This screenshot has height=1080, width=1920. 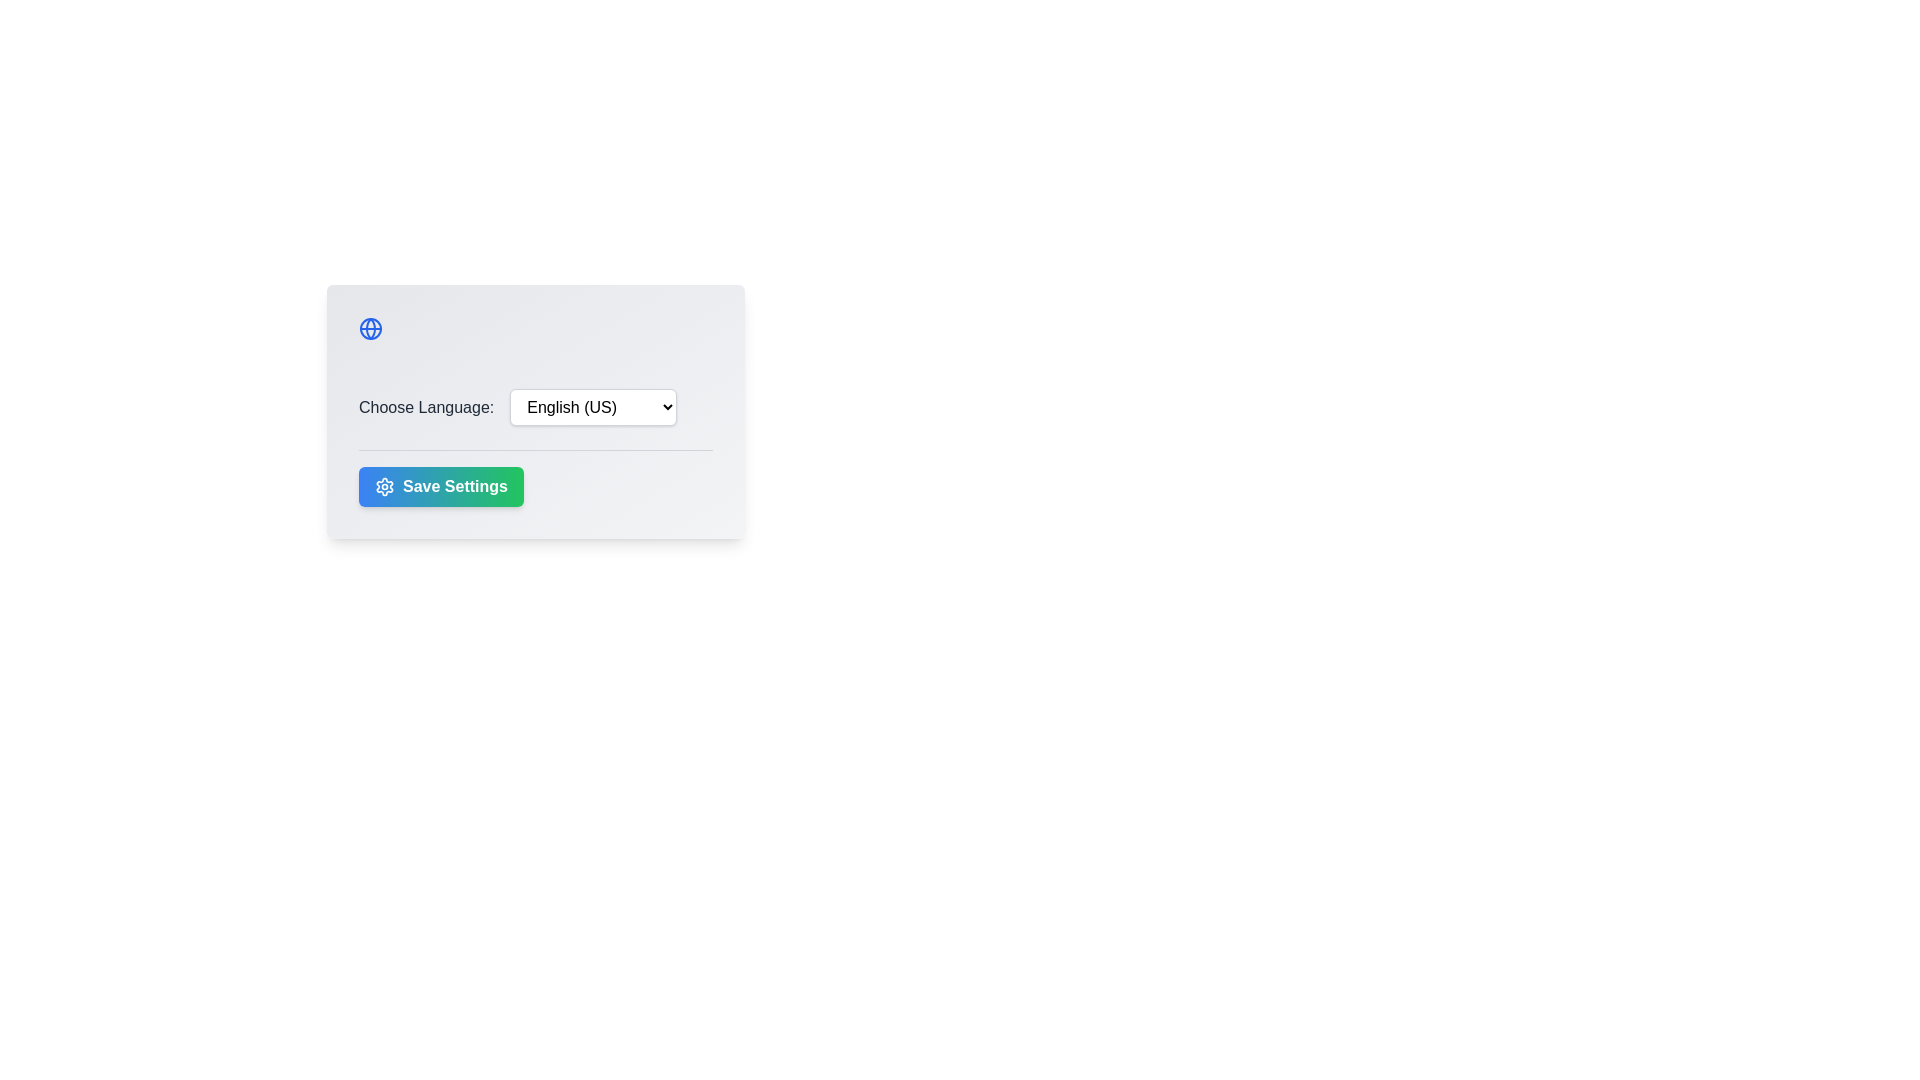 I want to click on the static text label that reads 'Choose Language:', which is styled in dark gray and positioned to the left of the dropdown menu, so click(x=425, y=406).